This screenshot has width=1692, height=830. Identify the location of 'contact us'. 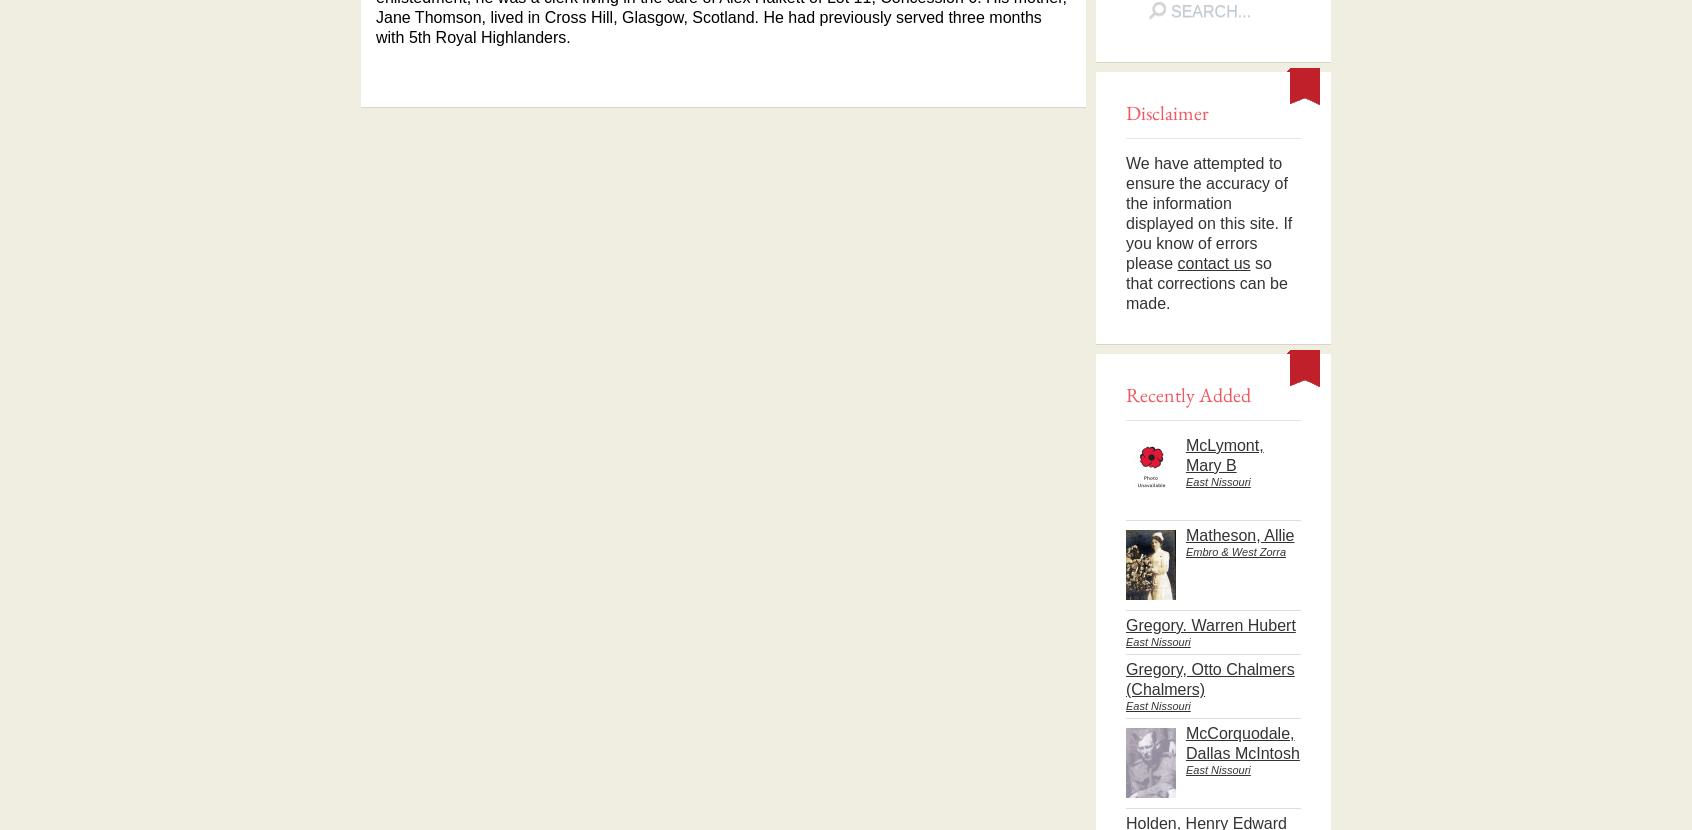
(1213, 263).